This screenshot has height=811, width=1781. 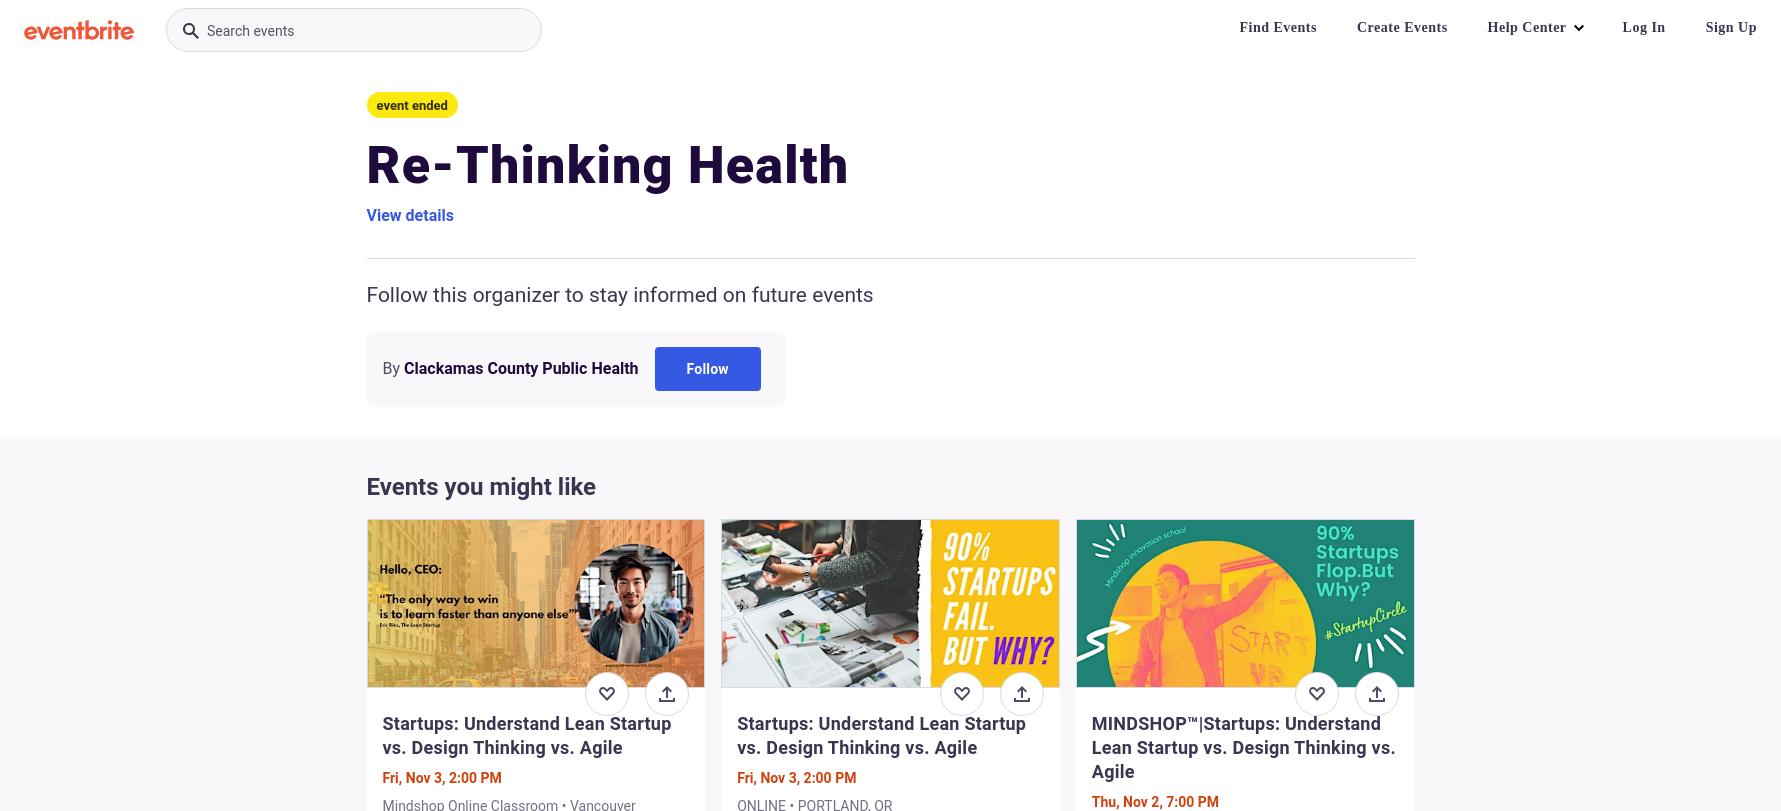 What do you see at coordinates (707, 368) in the screenshot?
I see `'Follow'` at bounding box center [707, 368].